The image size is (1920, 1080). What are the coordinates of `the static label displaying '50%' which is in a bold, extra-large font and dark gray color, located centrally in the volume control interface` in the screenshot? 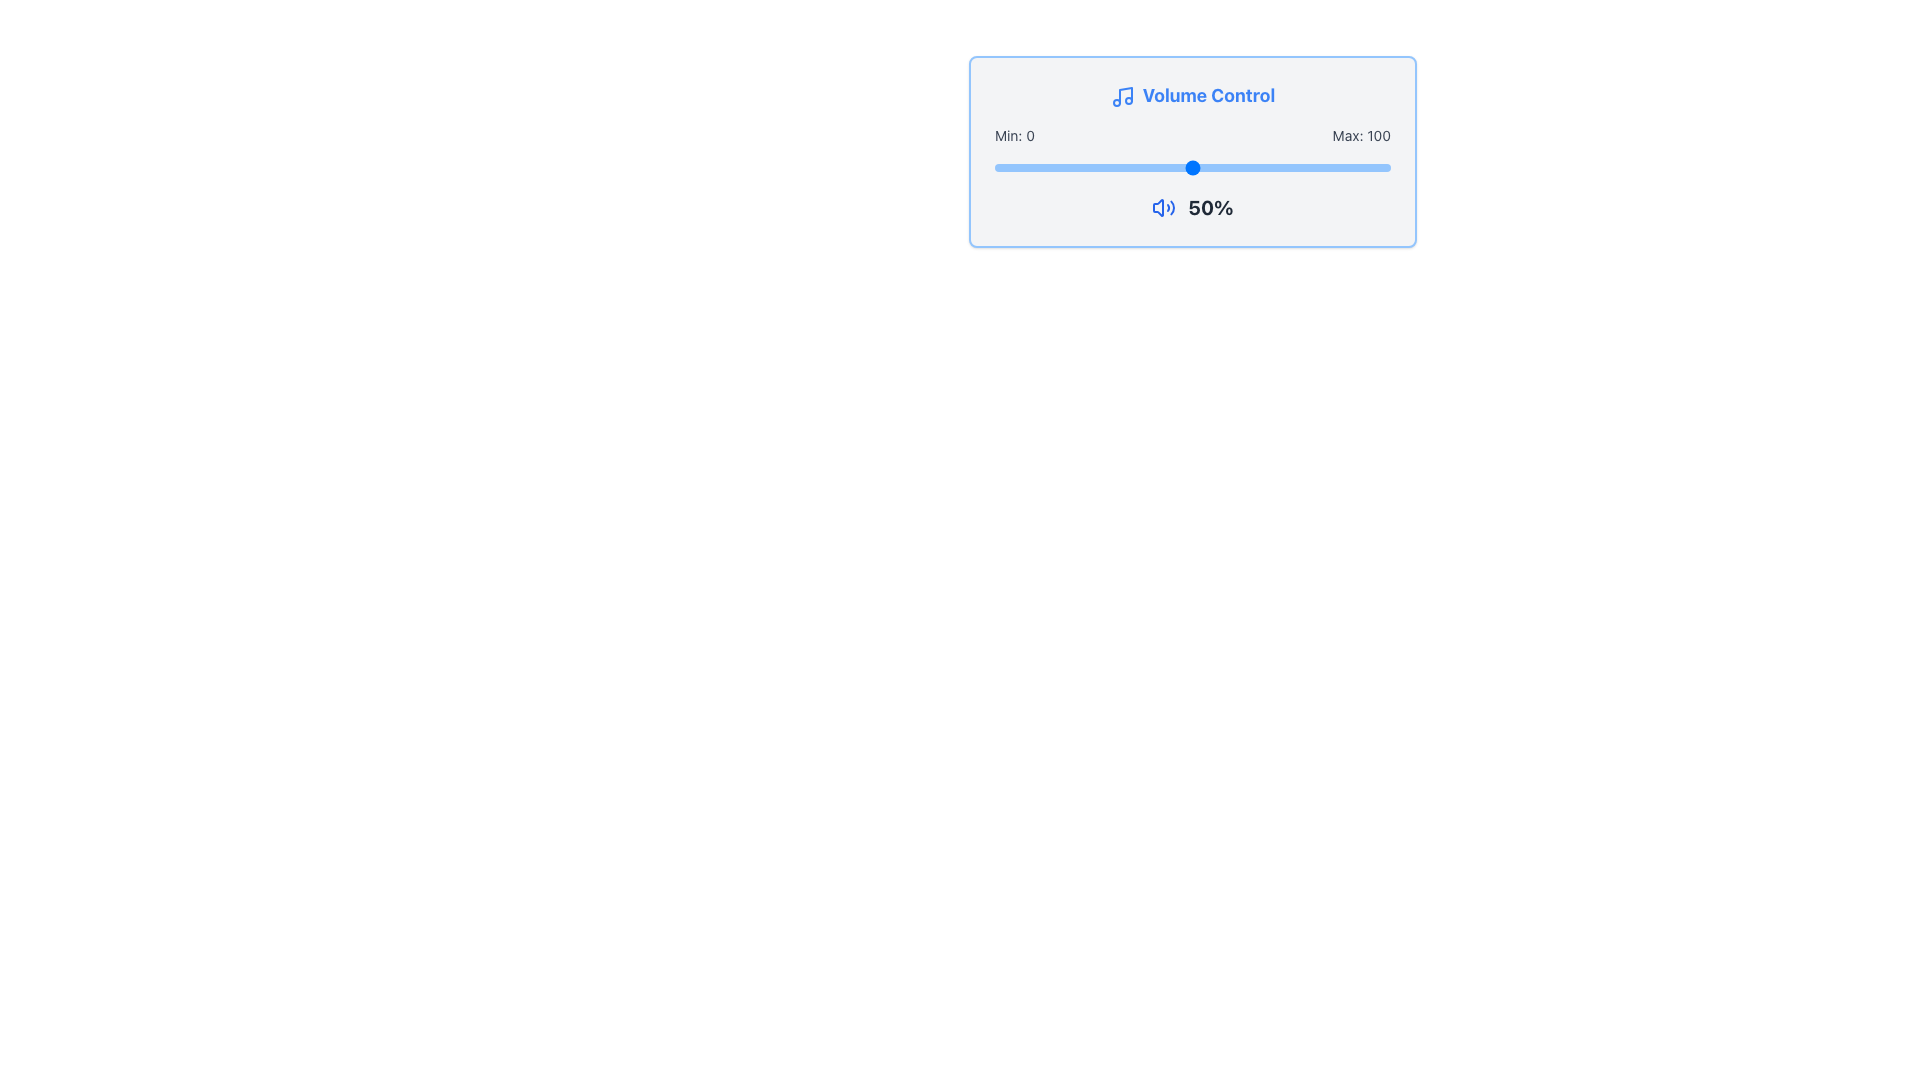 It's located at (1209, 208).